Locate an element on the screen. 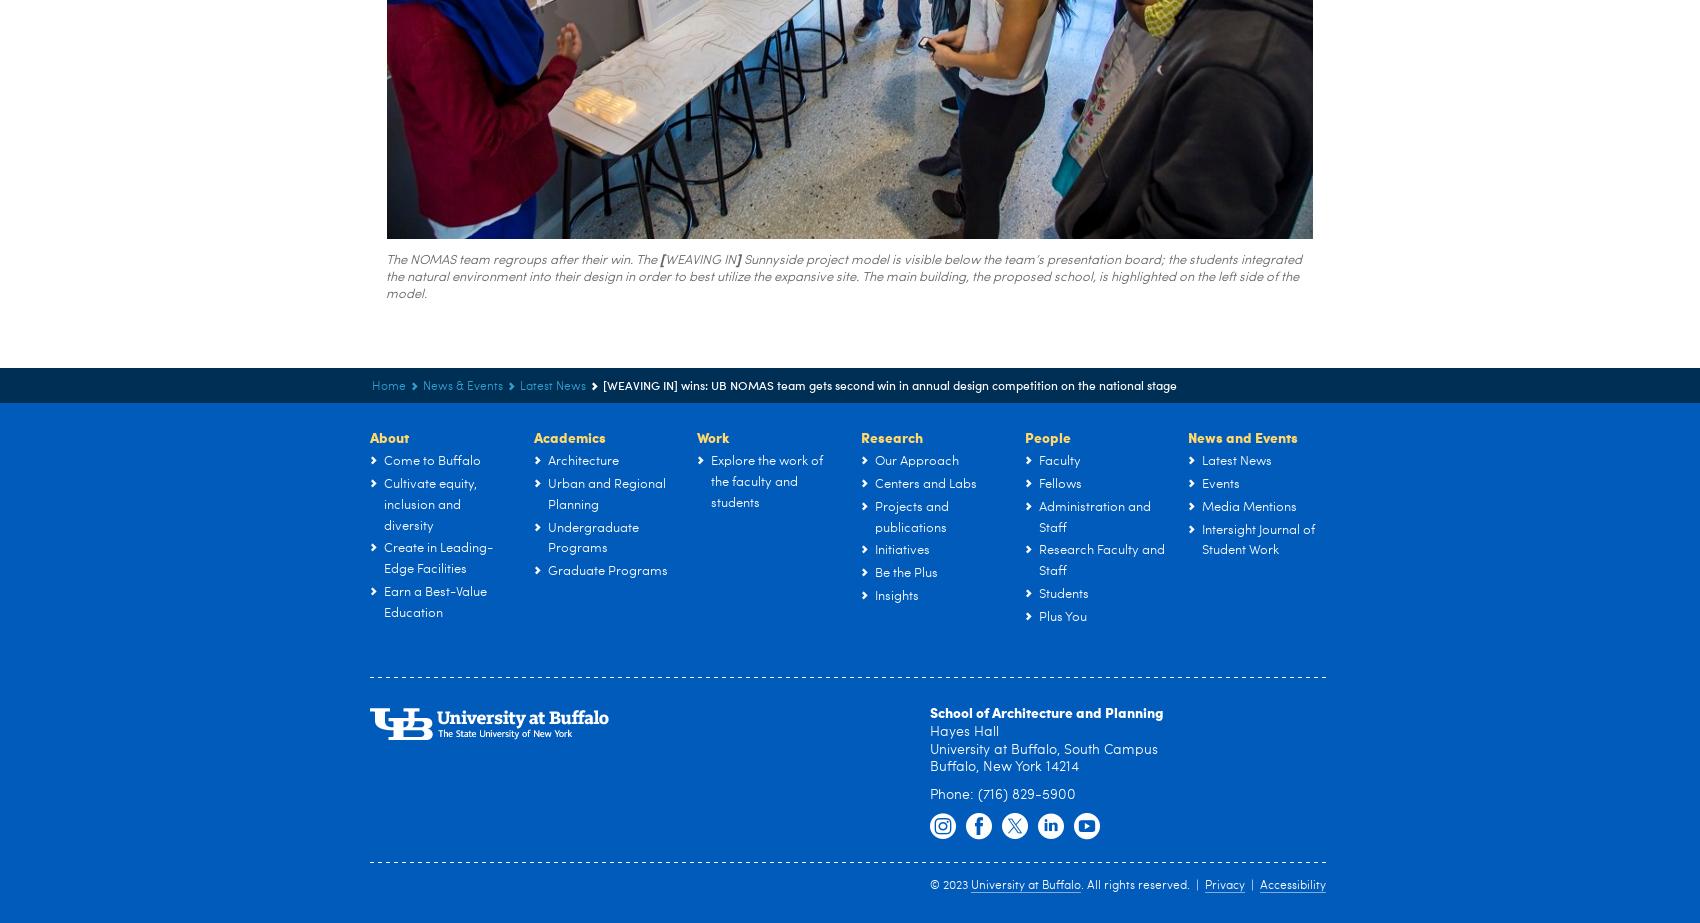 Image resolution: width=1700 pixels, height=923 pixels. 'Plus You' is located at coordinates (1063, 615).